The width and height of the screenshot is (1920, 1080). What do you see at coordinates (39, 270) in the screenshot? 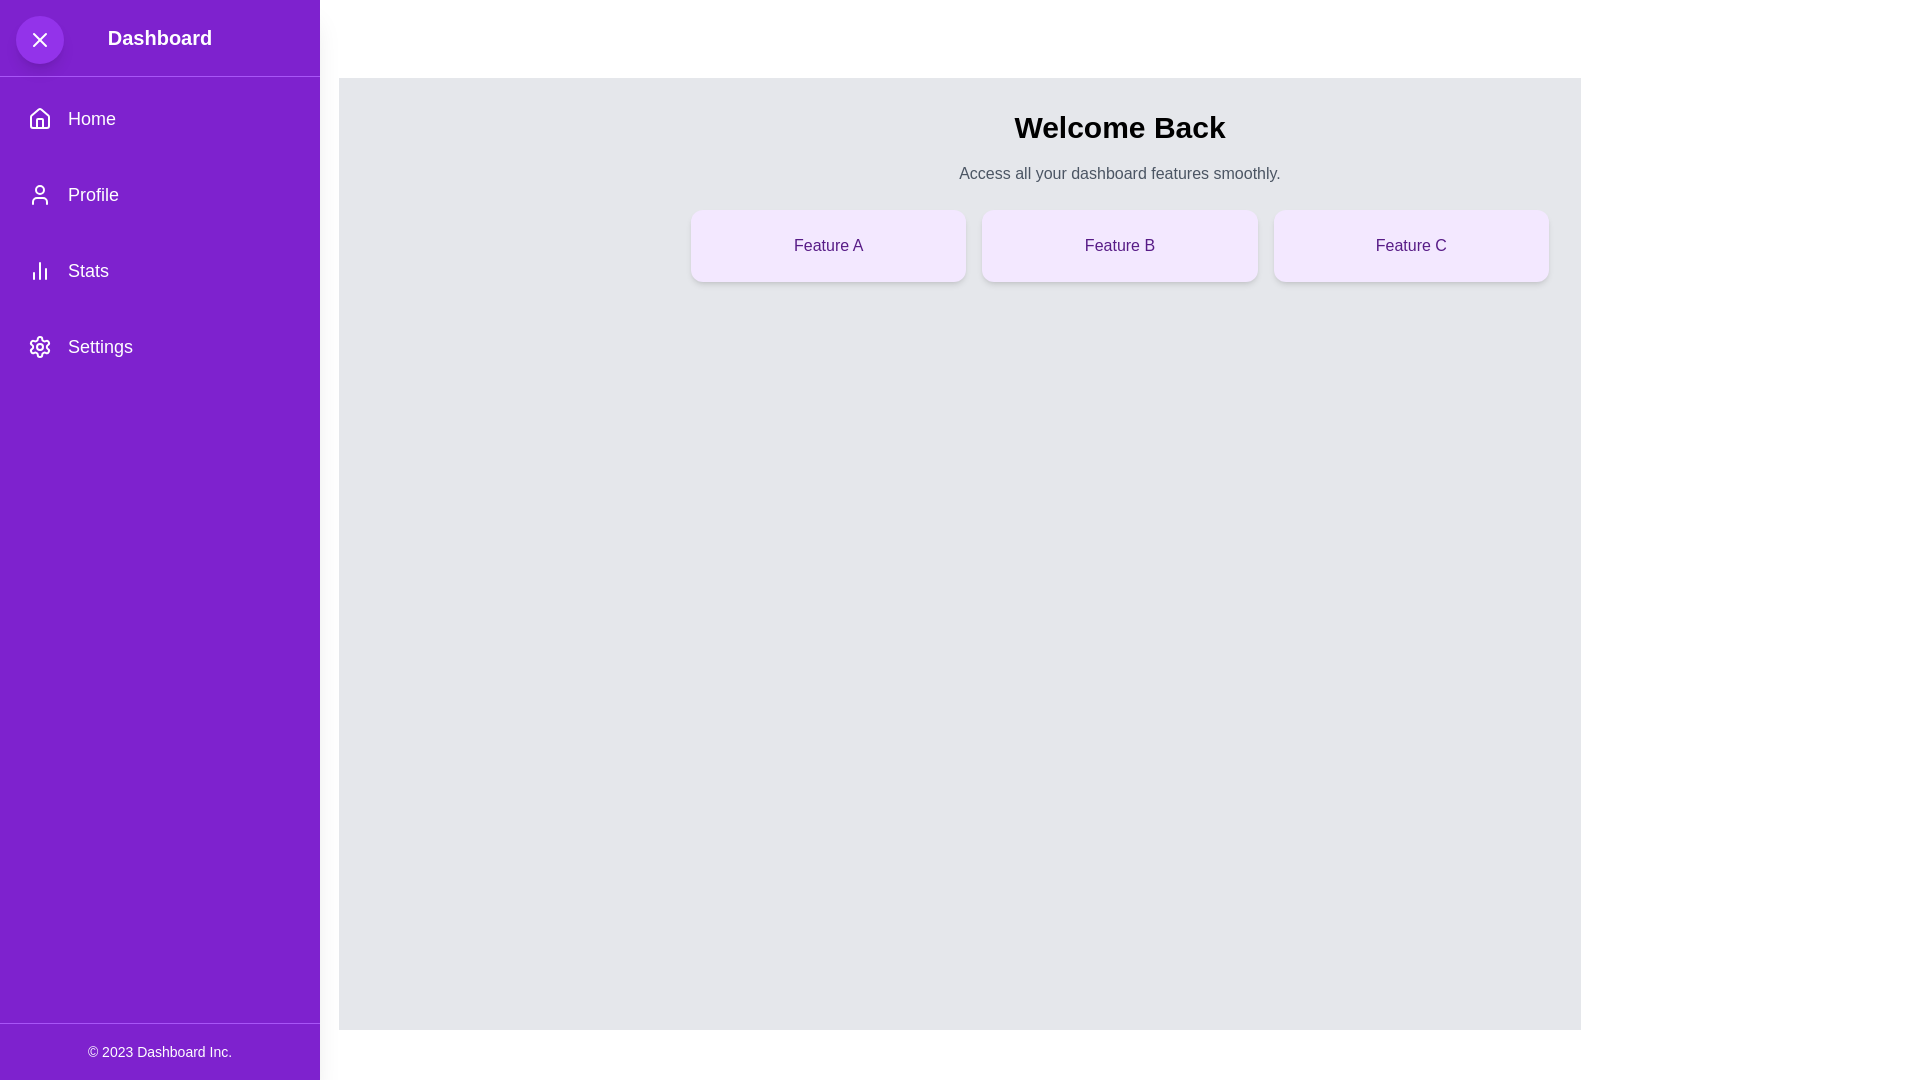
I see `the leftmost icon in the 'Stats' menu located in the left sidebar` at bounding box center [39, 270].